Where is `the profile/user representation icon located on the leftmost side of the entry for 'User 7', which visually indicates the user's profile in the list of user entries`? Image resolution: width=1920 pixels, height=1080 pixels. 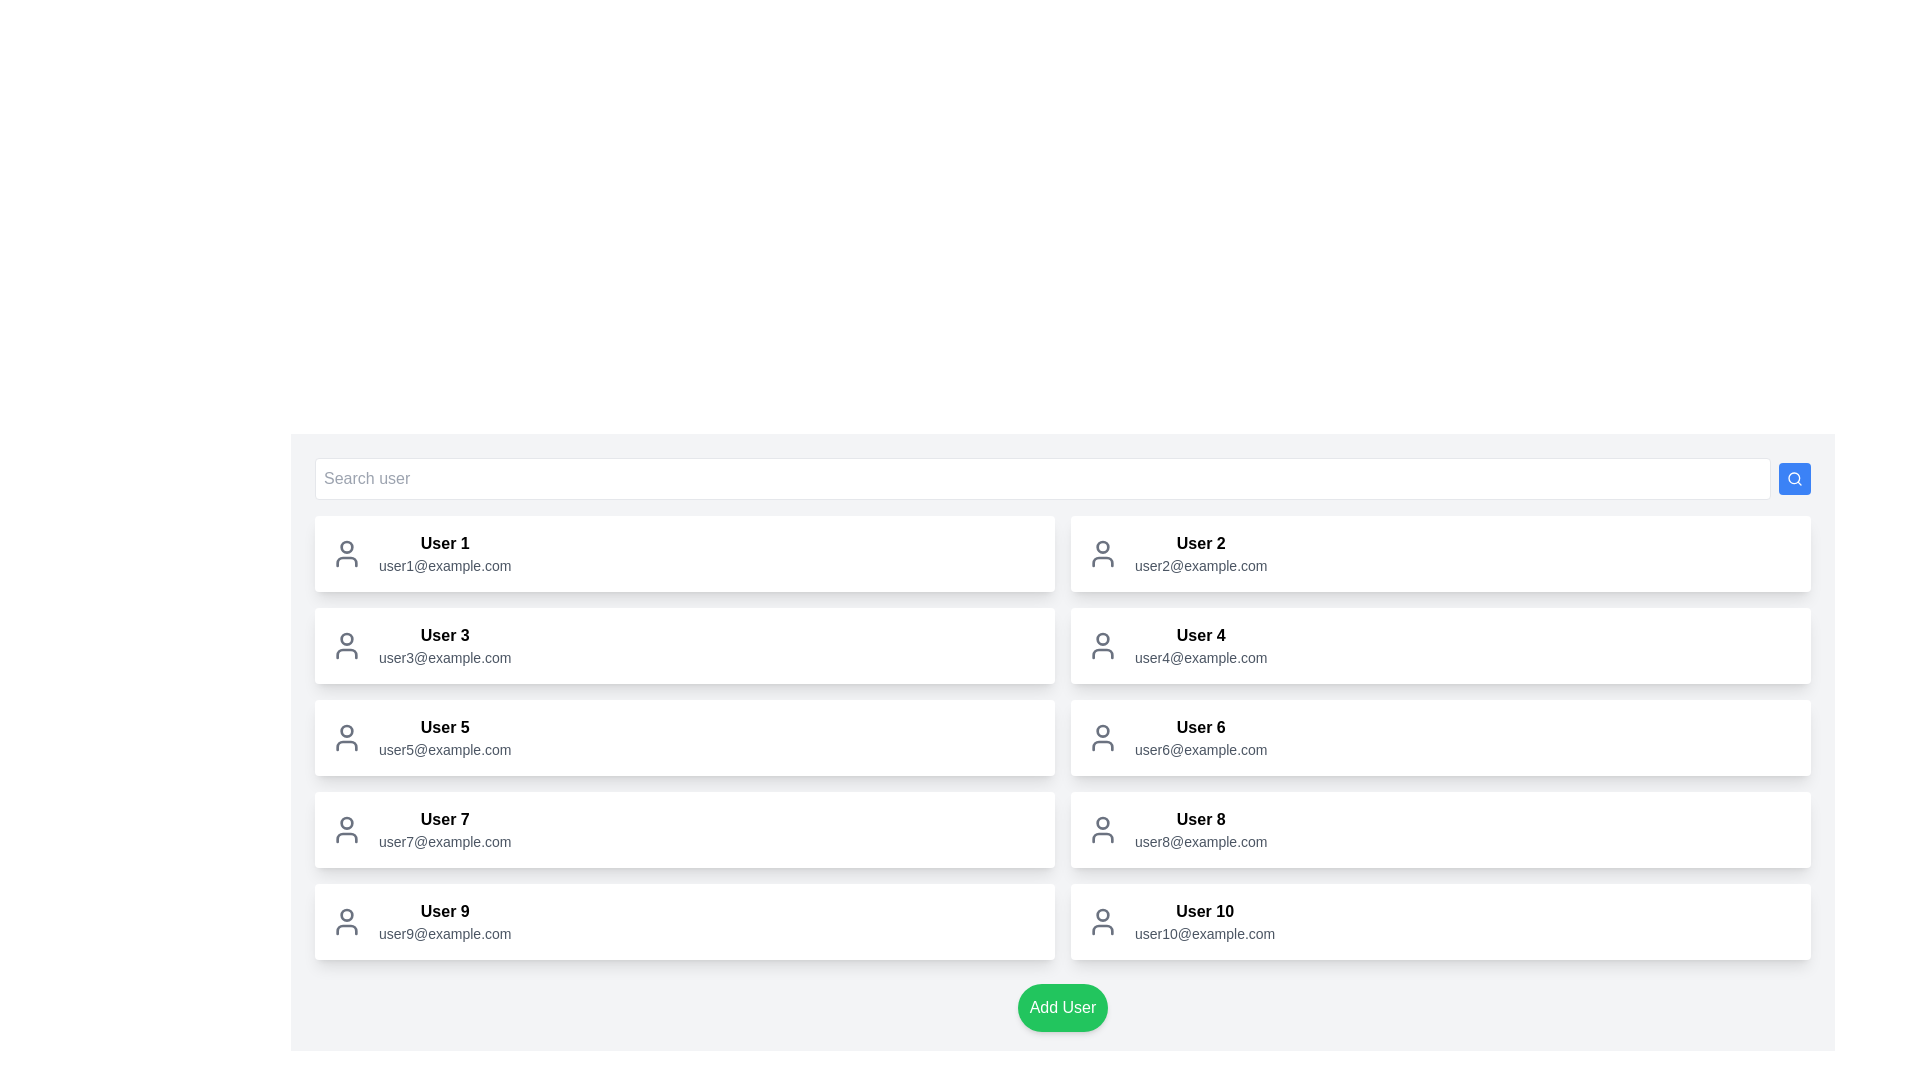
the profile/user representation icon located on the leftmost side of the entry for 'User 7', which visually indicates the user's profile in the list of user entries is located at coordinates (346, 829).